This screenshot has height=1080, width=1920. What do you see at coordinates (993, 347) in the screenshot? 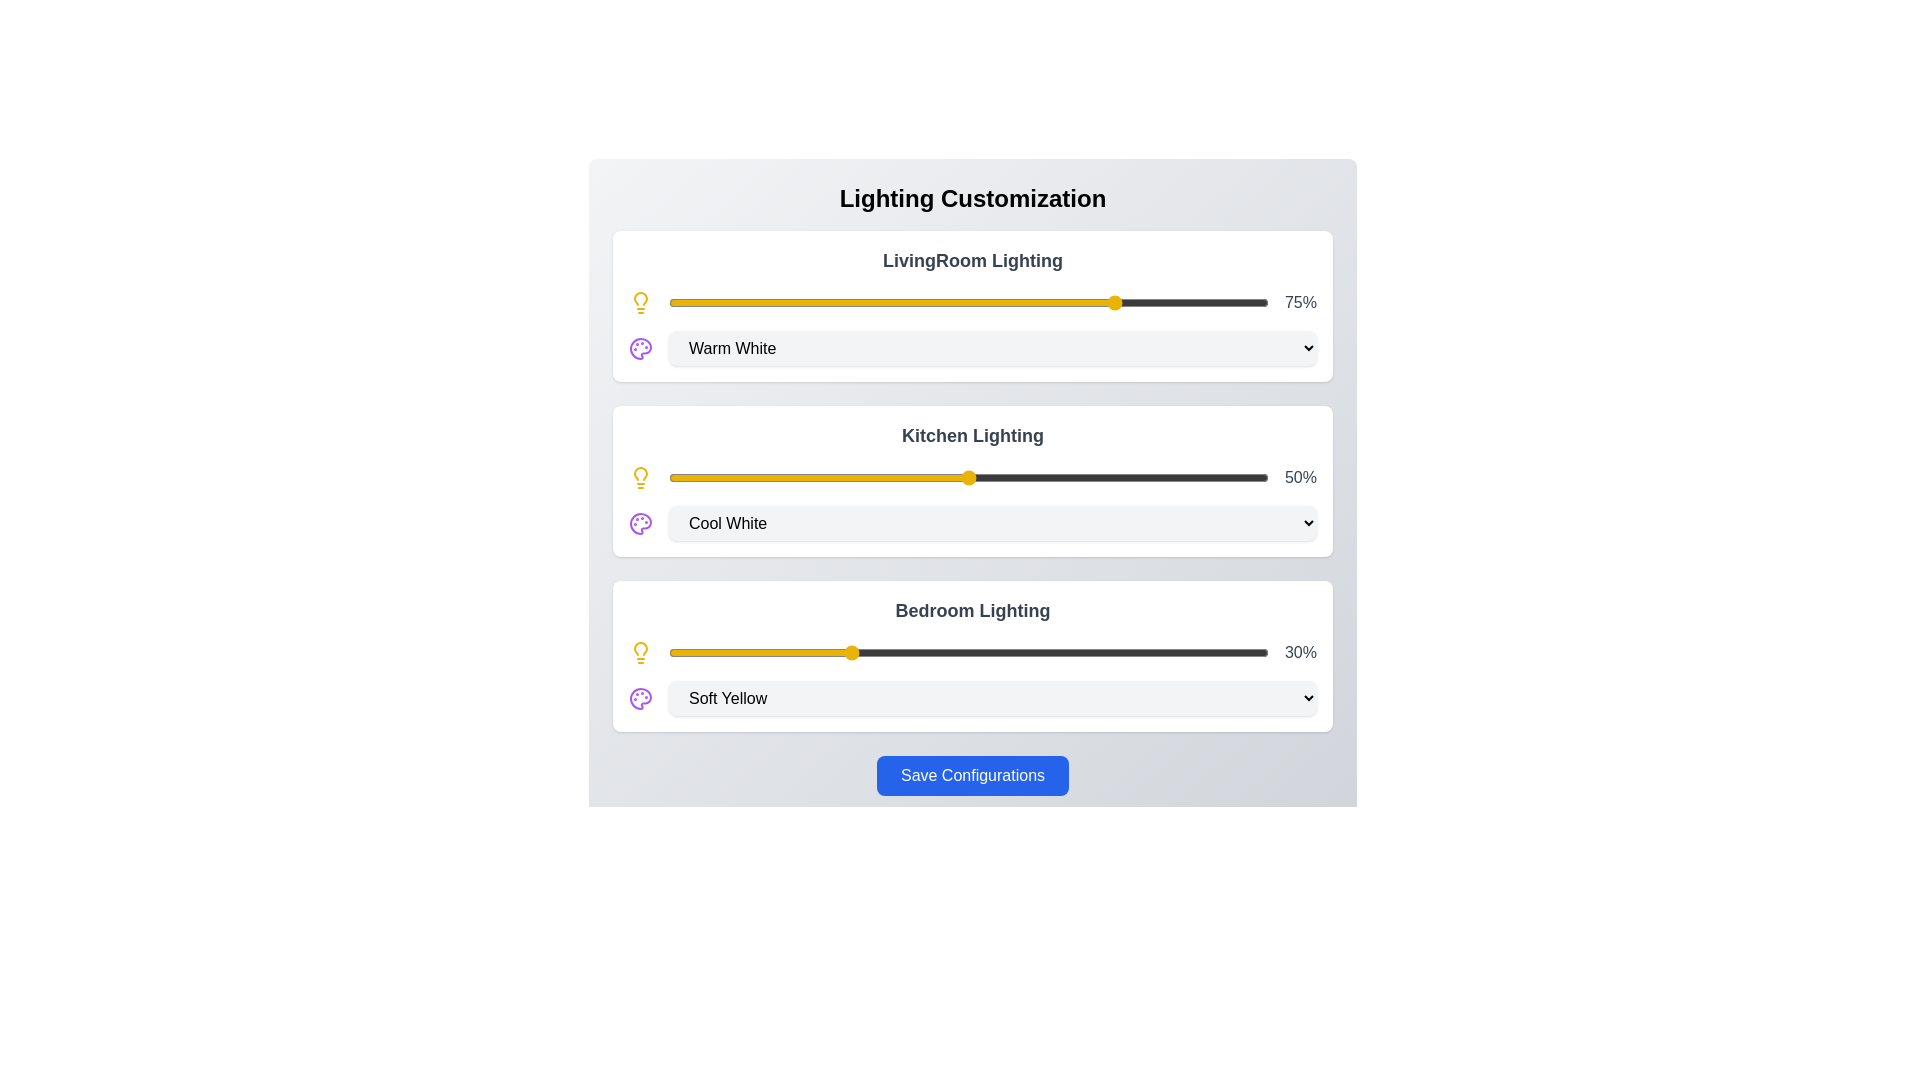
I see `the color Cool White from the dropdown menu of the livingRoom lighting` at bounding box center [993, 347].